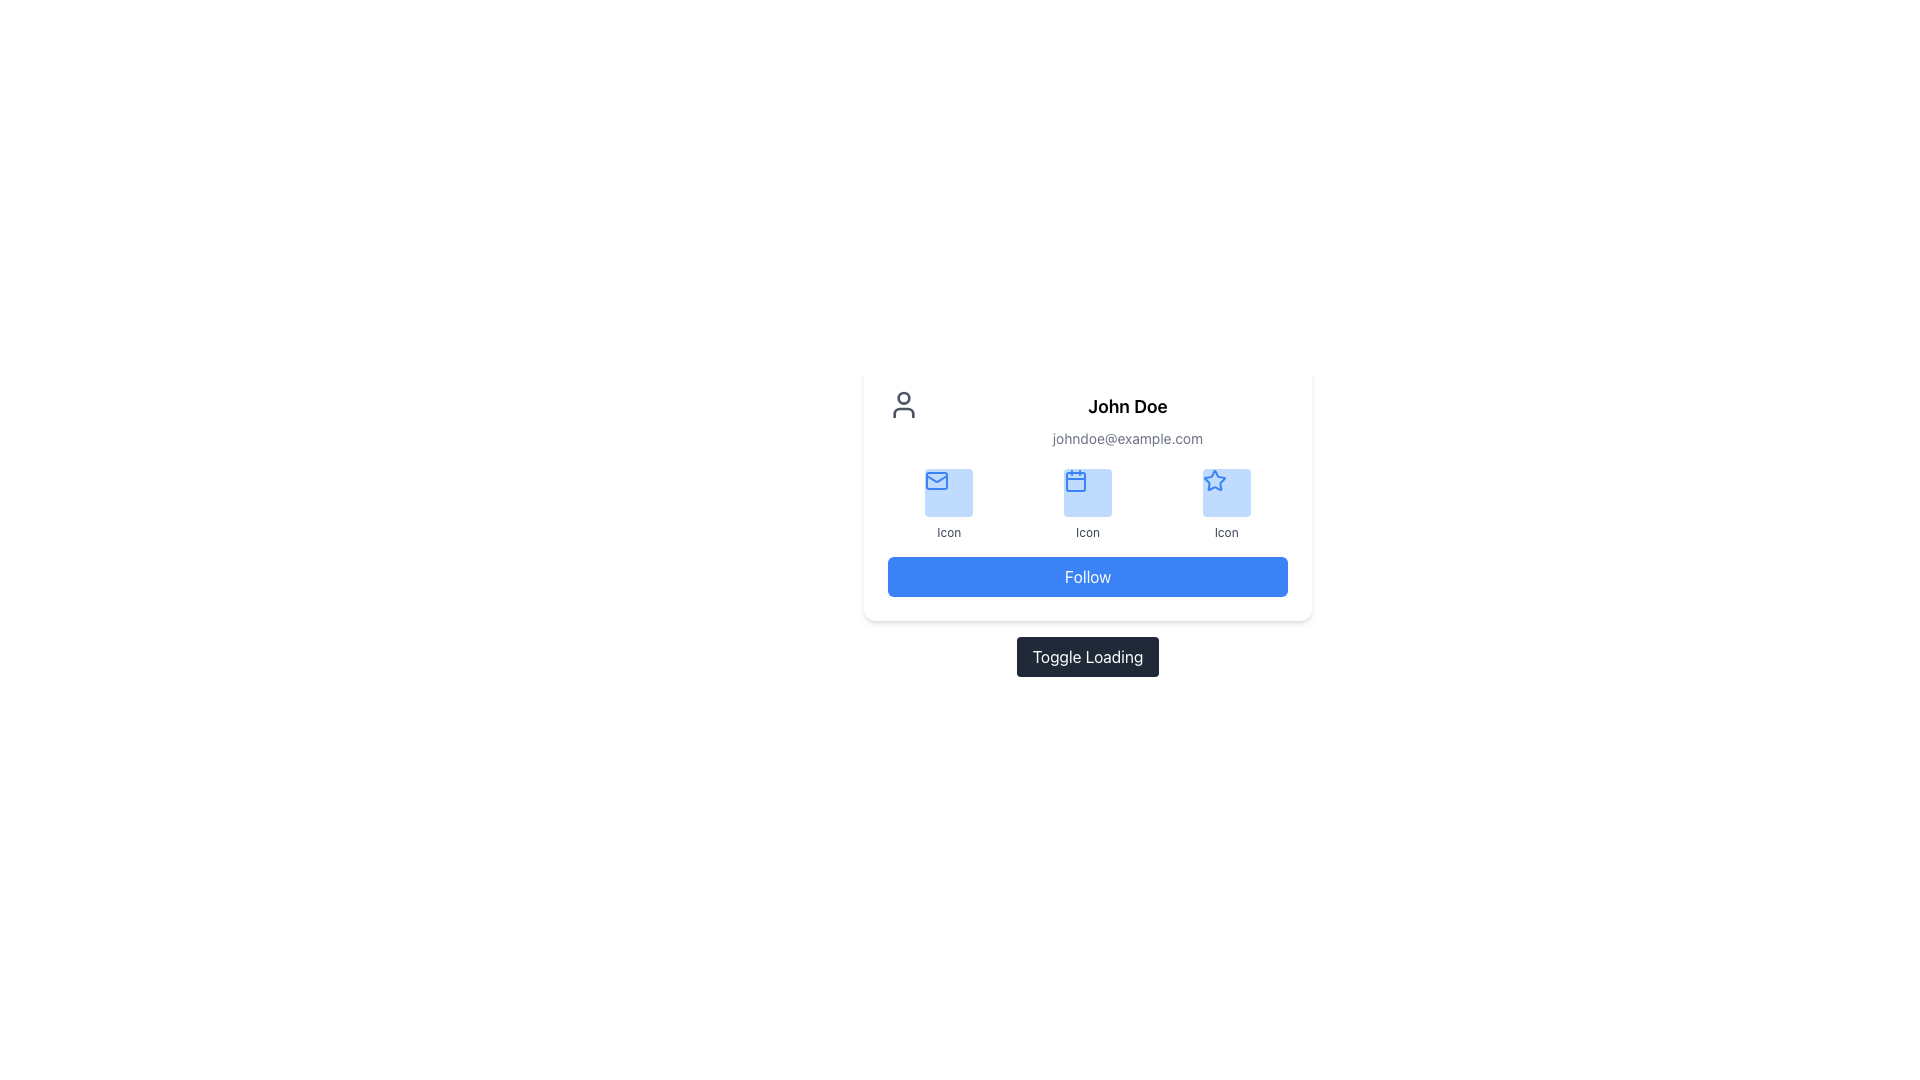  What do you see at coordinates (902, 405) in the screenshot?
I see `the user icon, which is an outline of a person styled in gray, located at the top-left corner of the card interface` at bounding box center [902, 405].